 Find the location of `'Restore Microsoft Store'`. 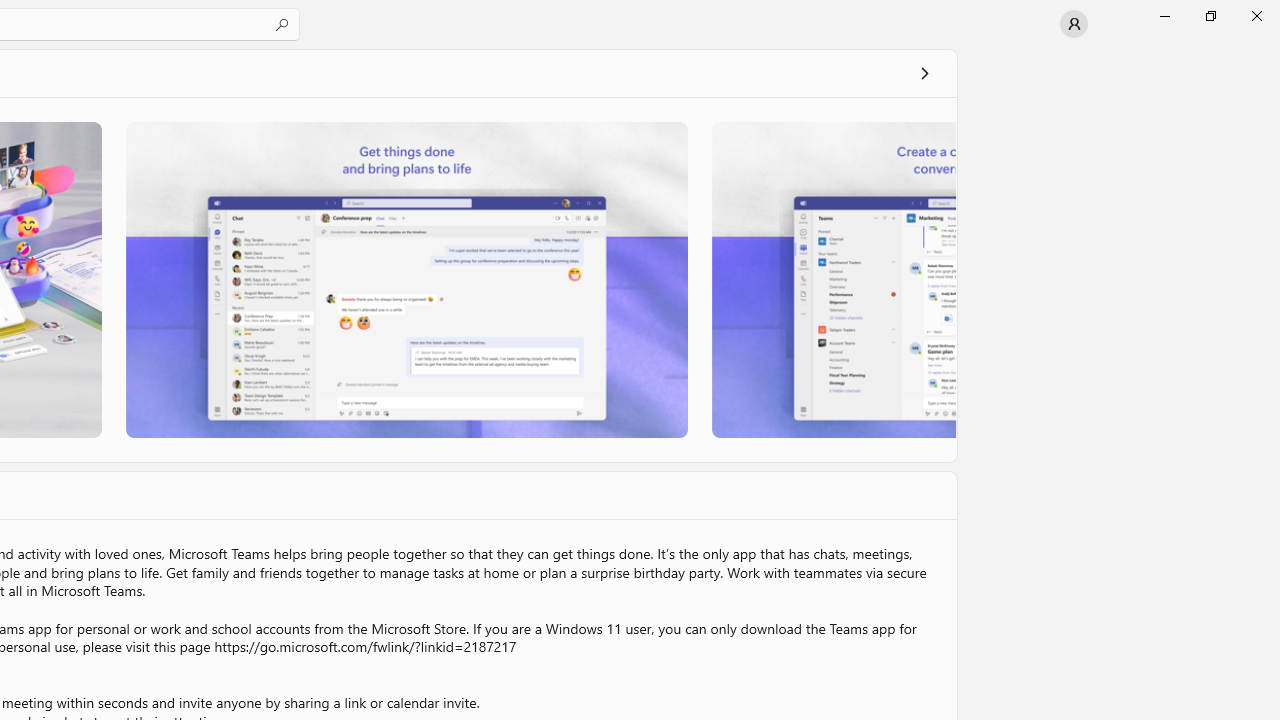

'Restore Microsoft Store' is located at coordinates (1209, 15).